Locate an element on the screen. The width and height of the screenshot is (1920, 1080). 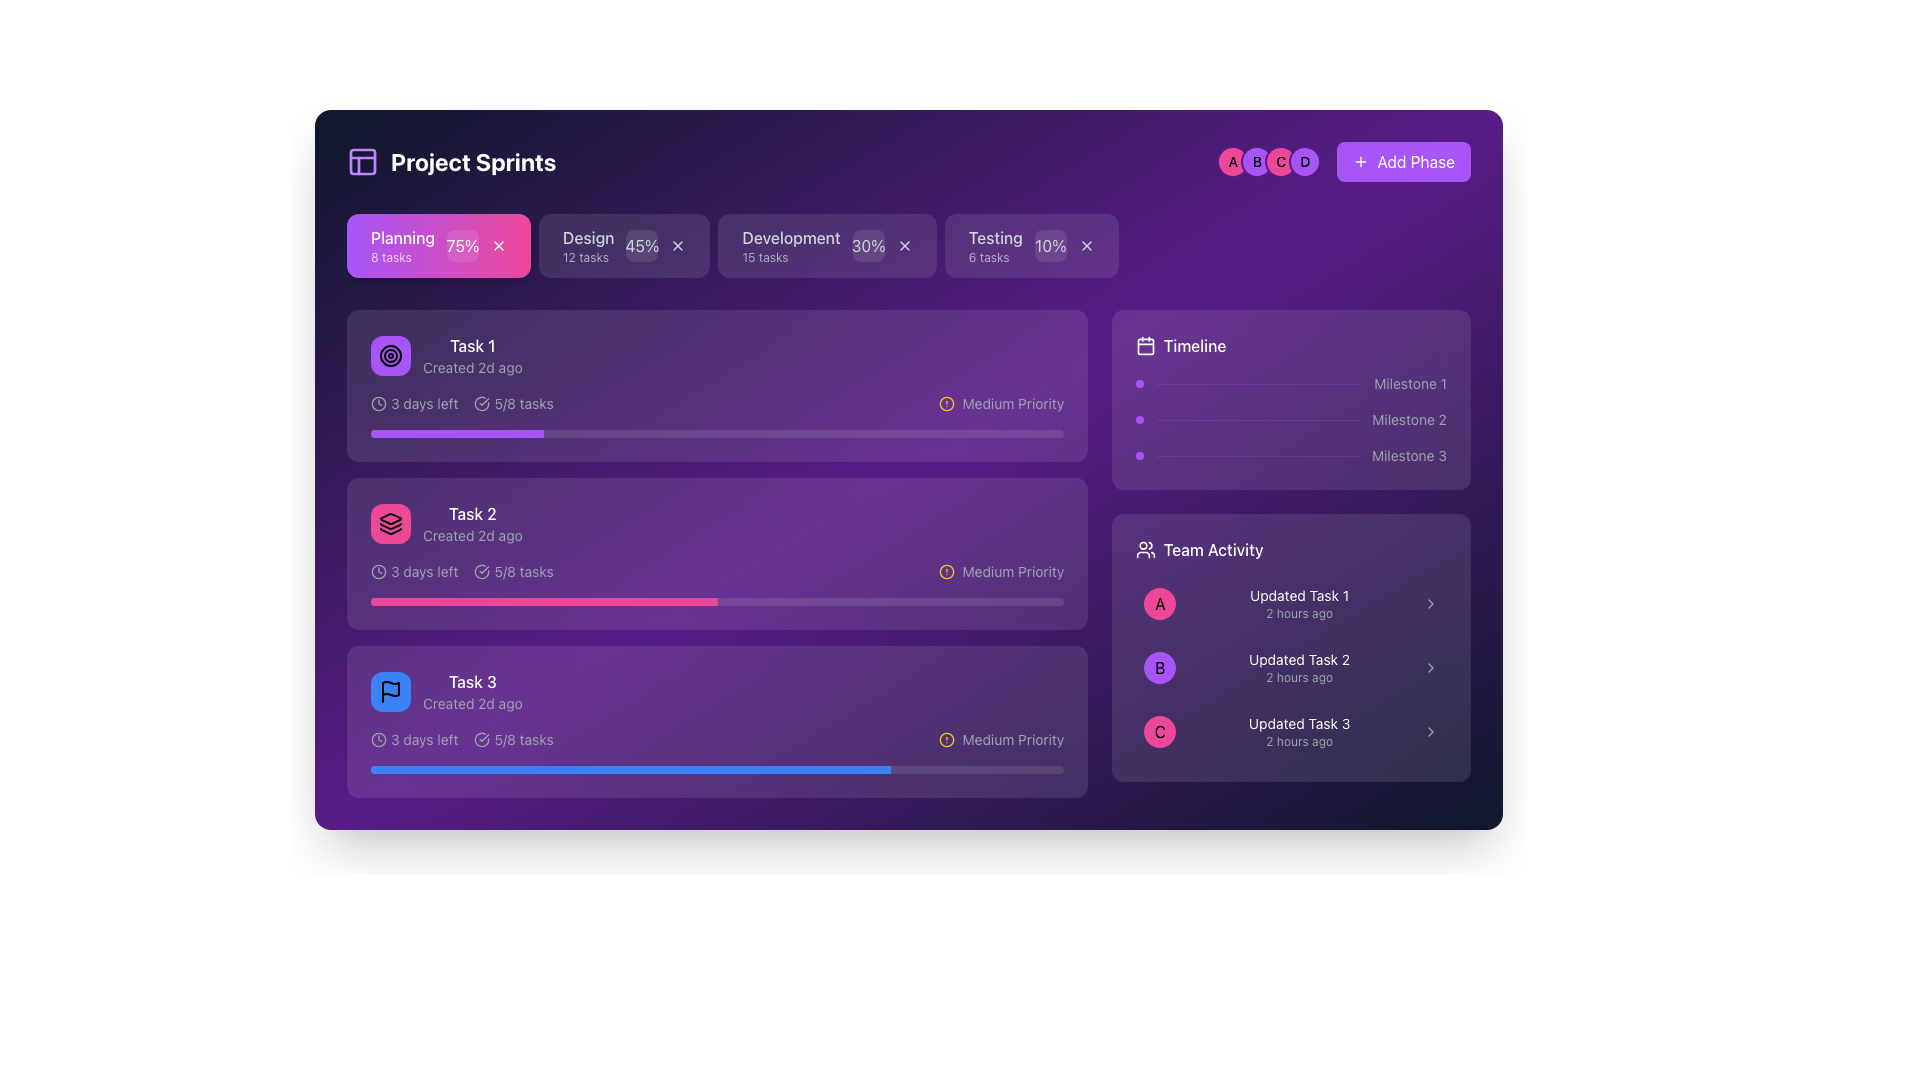
the third list item is located at coordinates (1291, 732).